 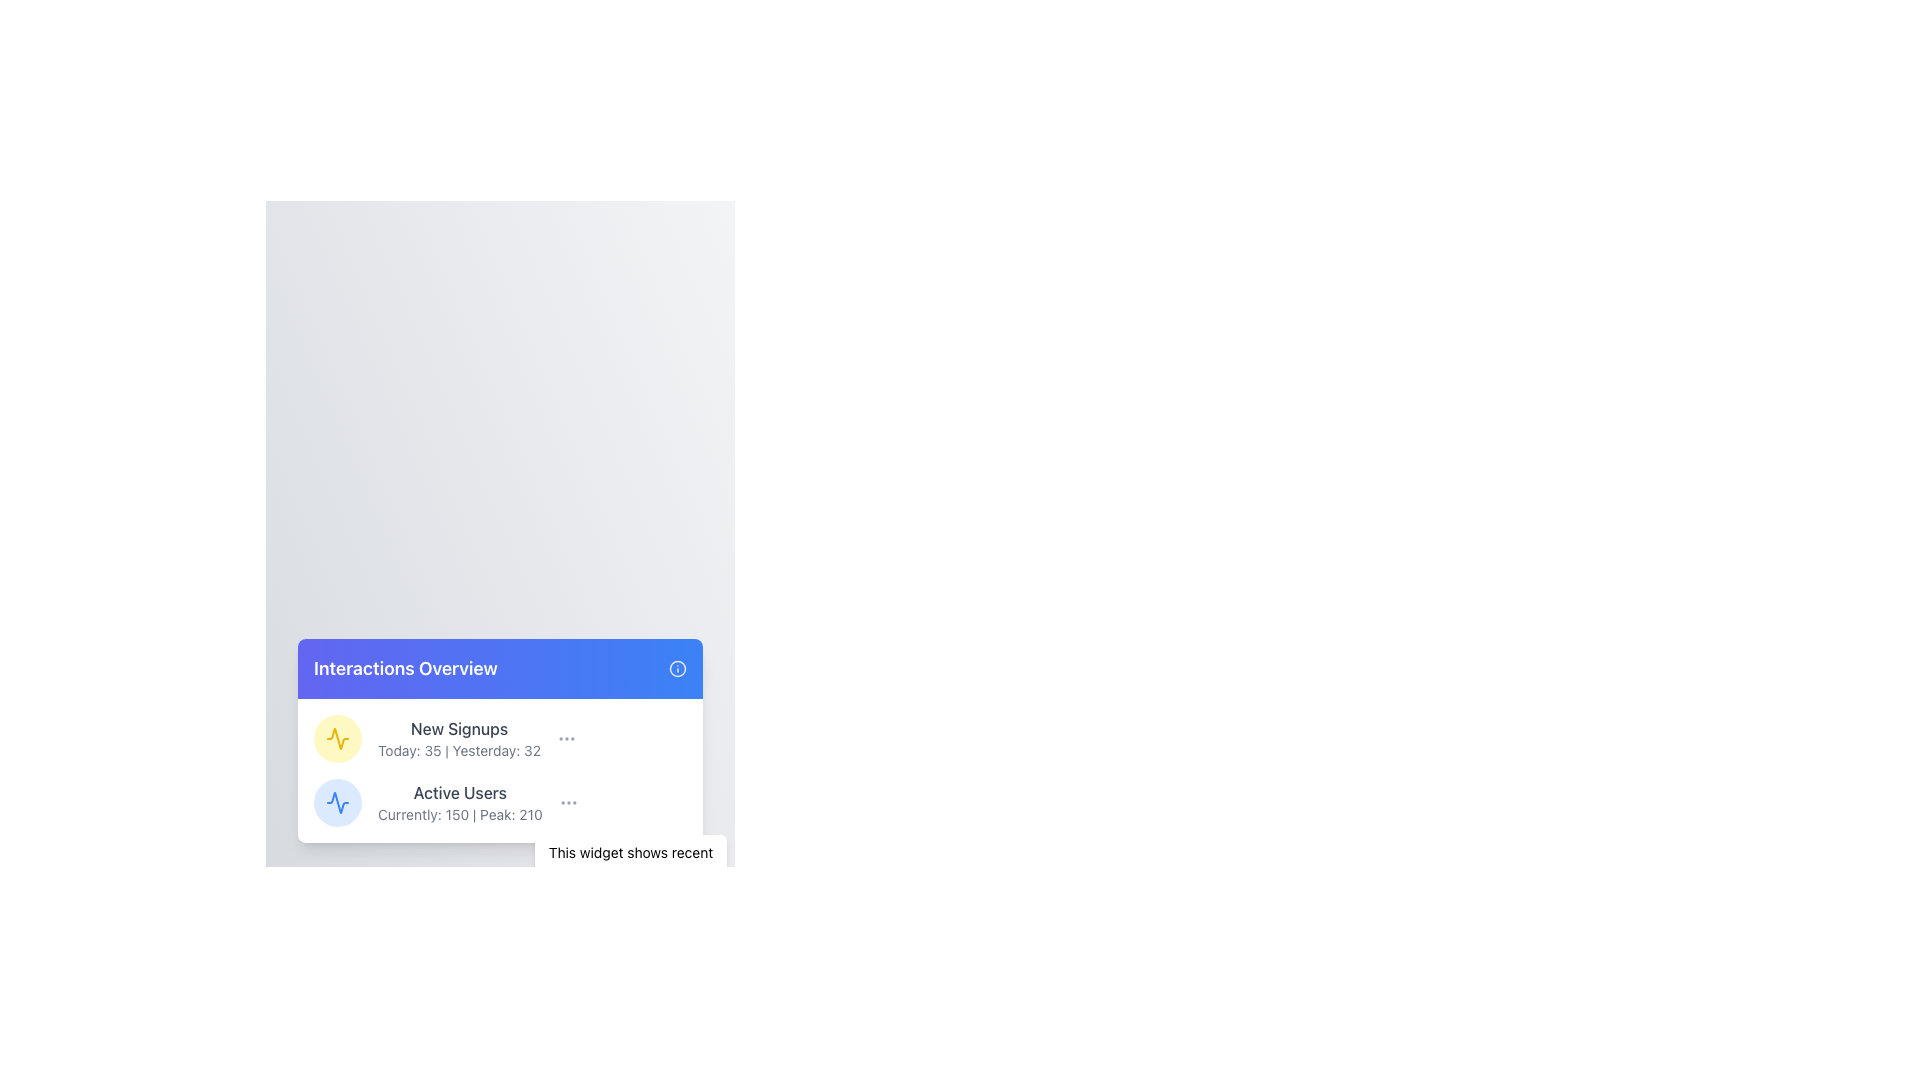 What do you see at coordinates (459, 801) in the screenshot?
I see `the Information Display Block that shows statistical information about user activity, specifically the 'Active Users' section under 'Interactions Overview'` at bounding box center [459, 801].